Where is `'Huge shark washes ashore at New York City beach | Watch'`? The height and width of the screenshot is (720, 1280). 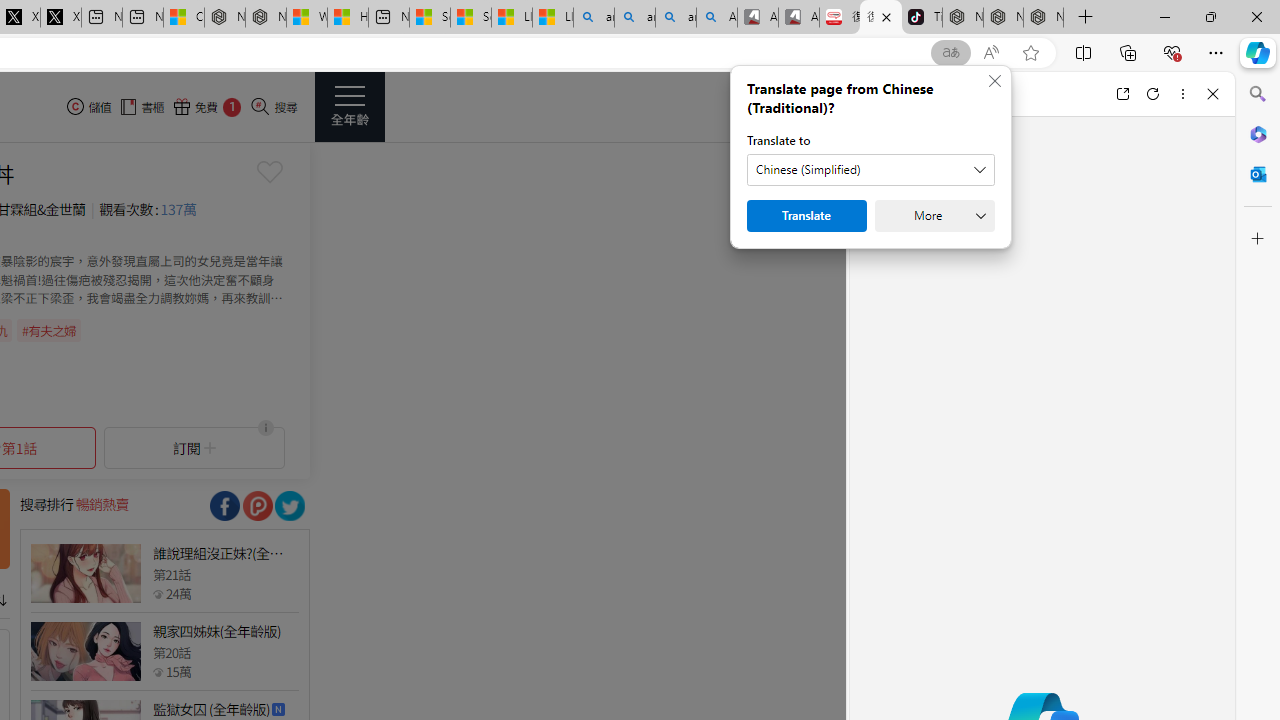 'Huge shark washes ashore at New York City beach | Watch' is located at coordinates (348, 17).